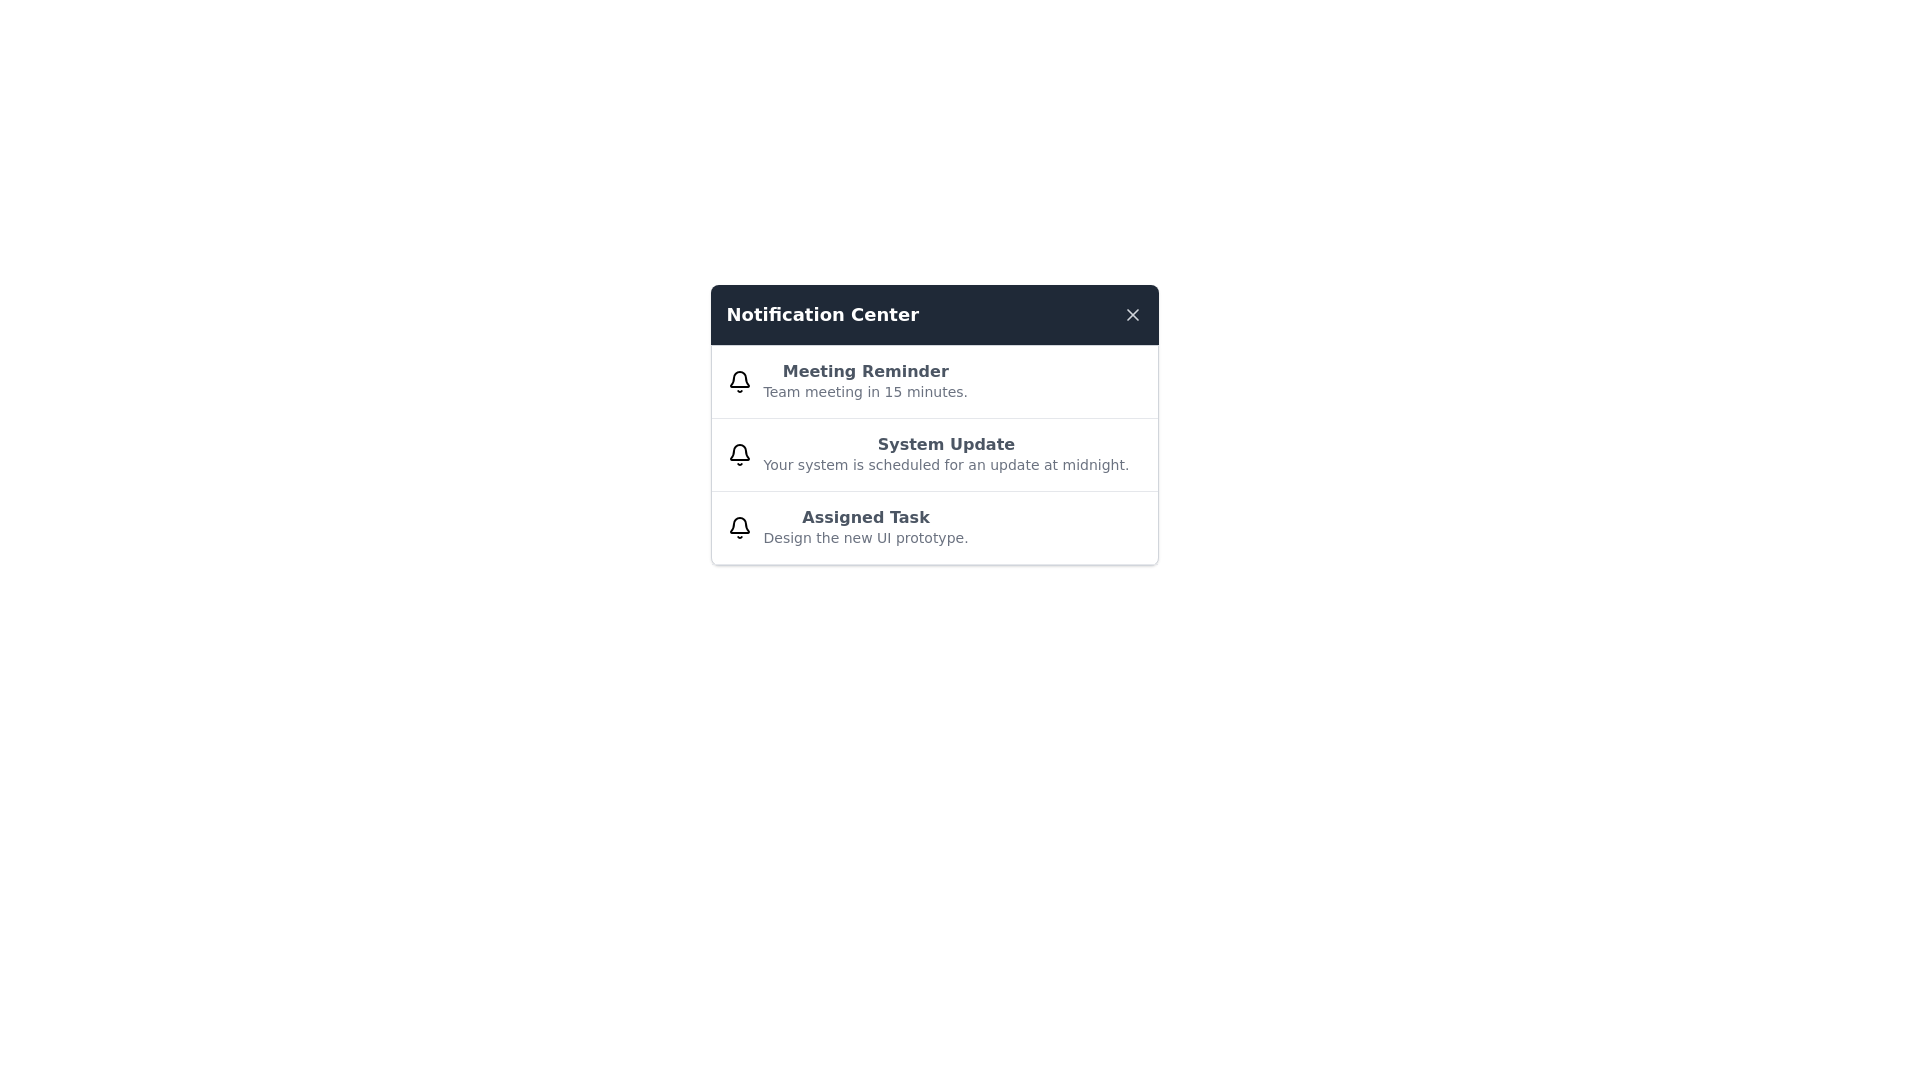 This screenshot has height=1080, width=1920. Describe the element at coordinates (933, 455) in the screenshot. I see `the second notification item in the vertical notification list that provides information about a scheduled system update` at that location.